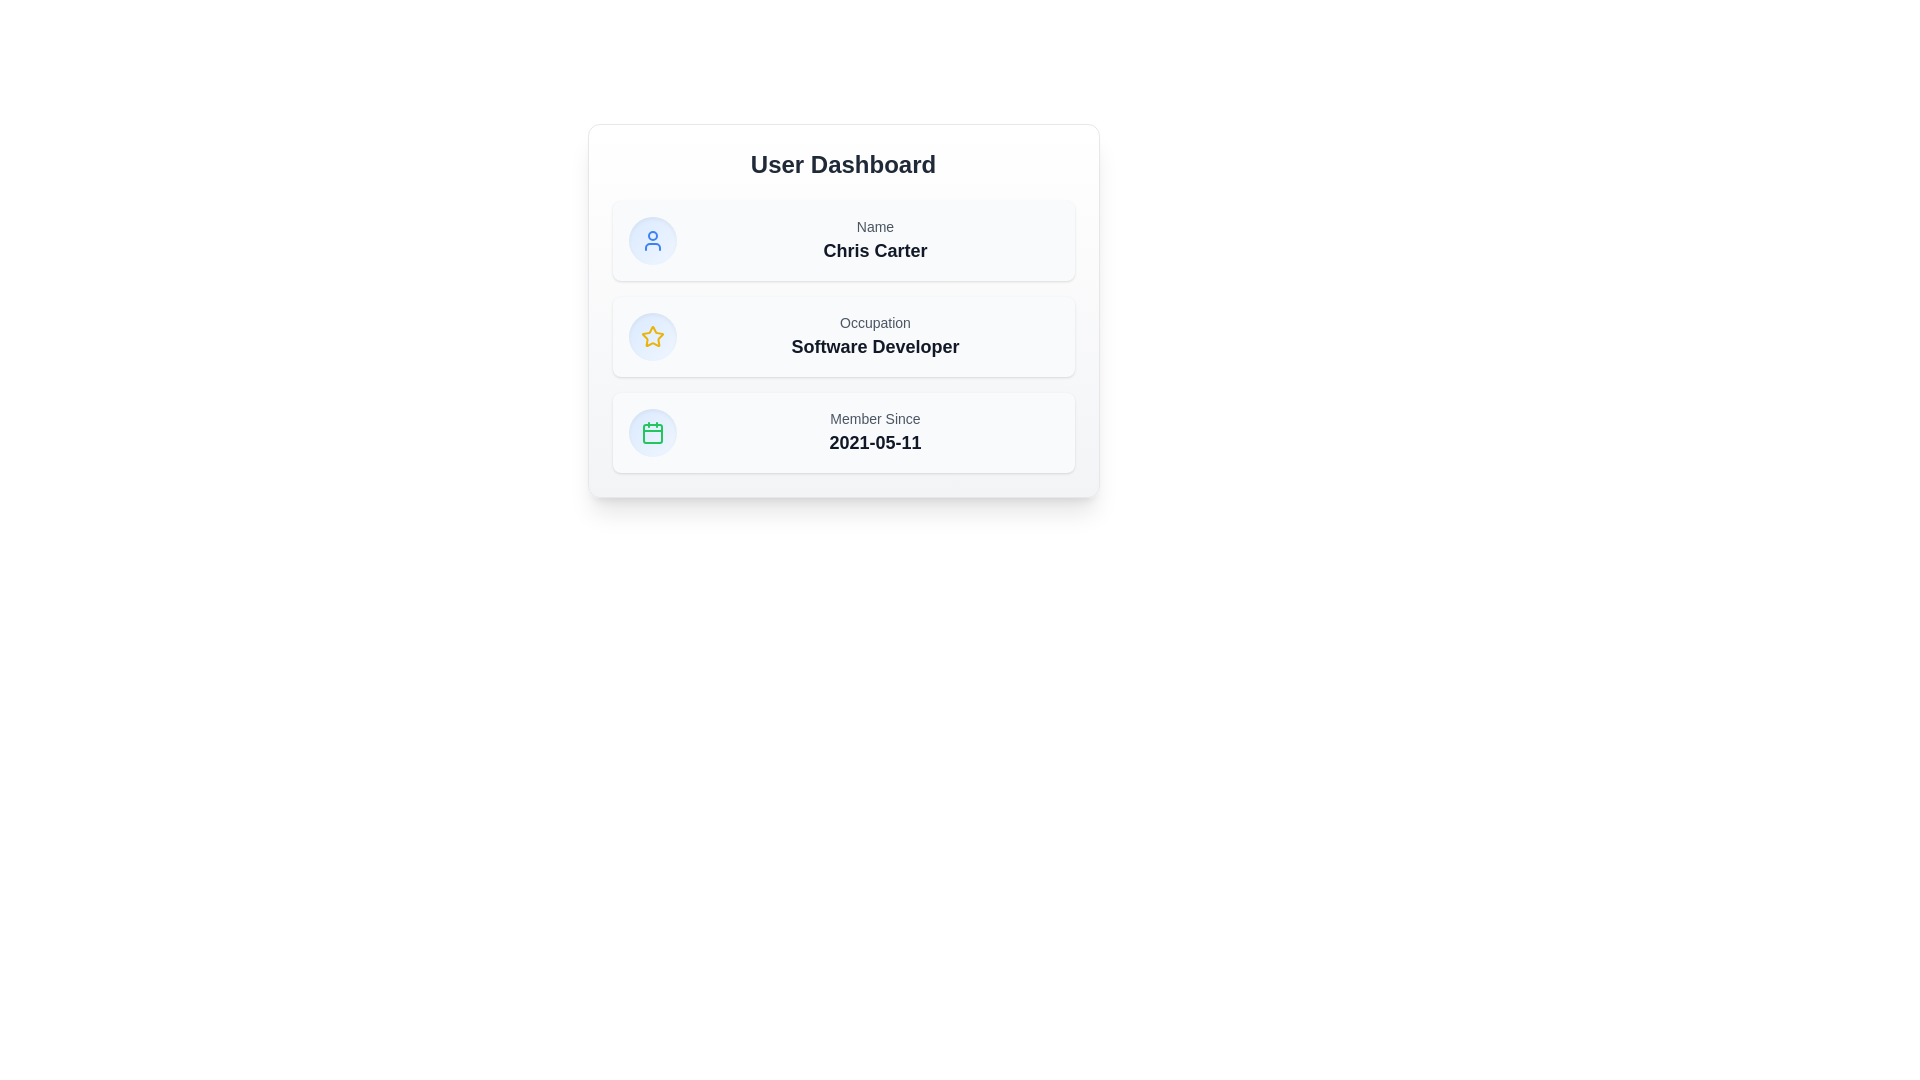 The image size is (1920, 1080). What do you see at coordinates (843, 335) in the screenshot?
I see `the Informational text block that displays the individual's occupation, located in the User Dashboard panel as the second card in the vertical list` at bounding box center [843, 335].